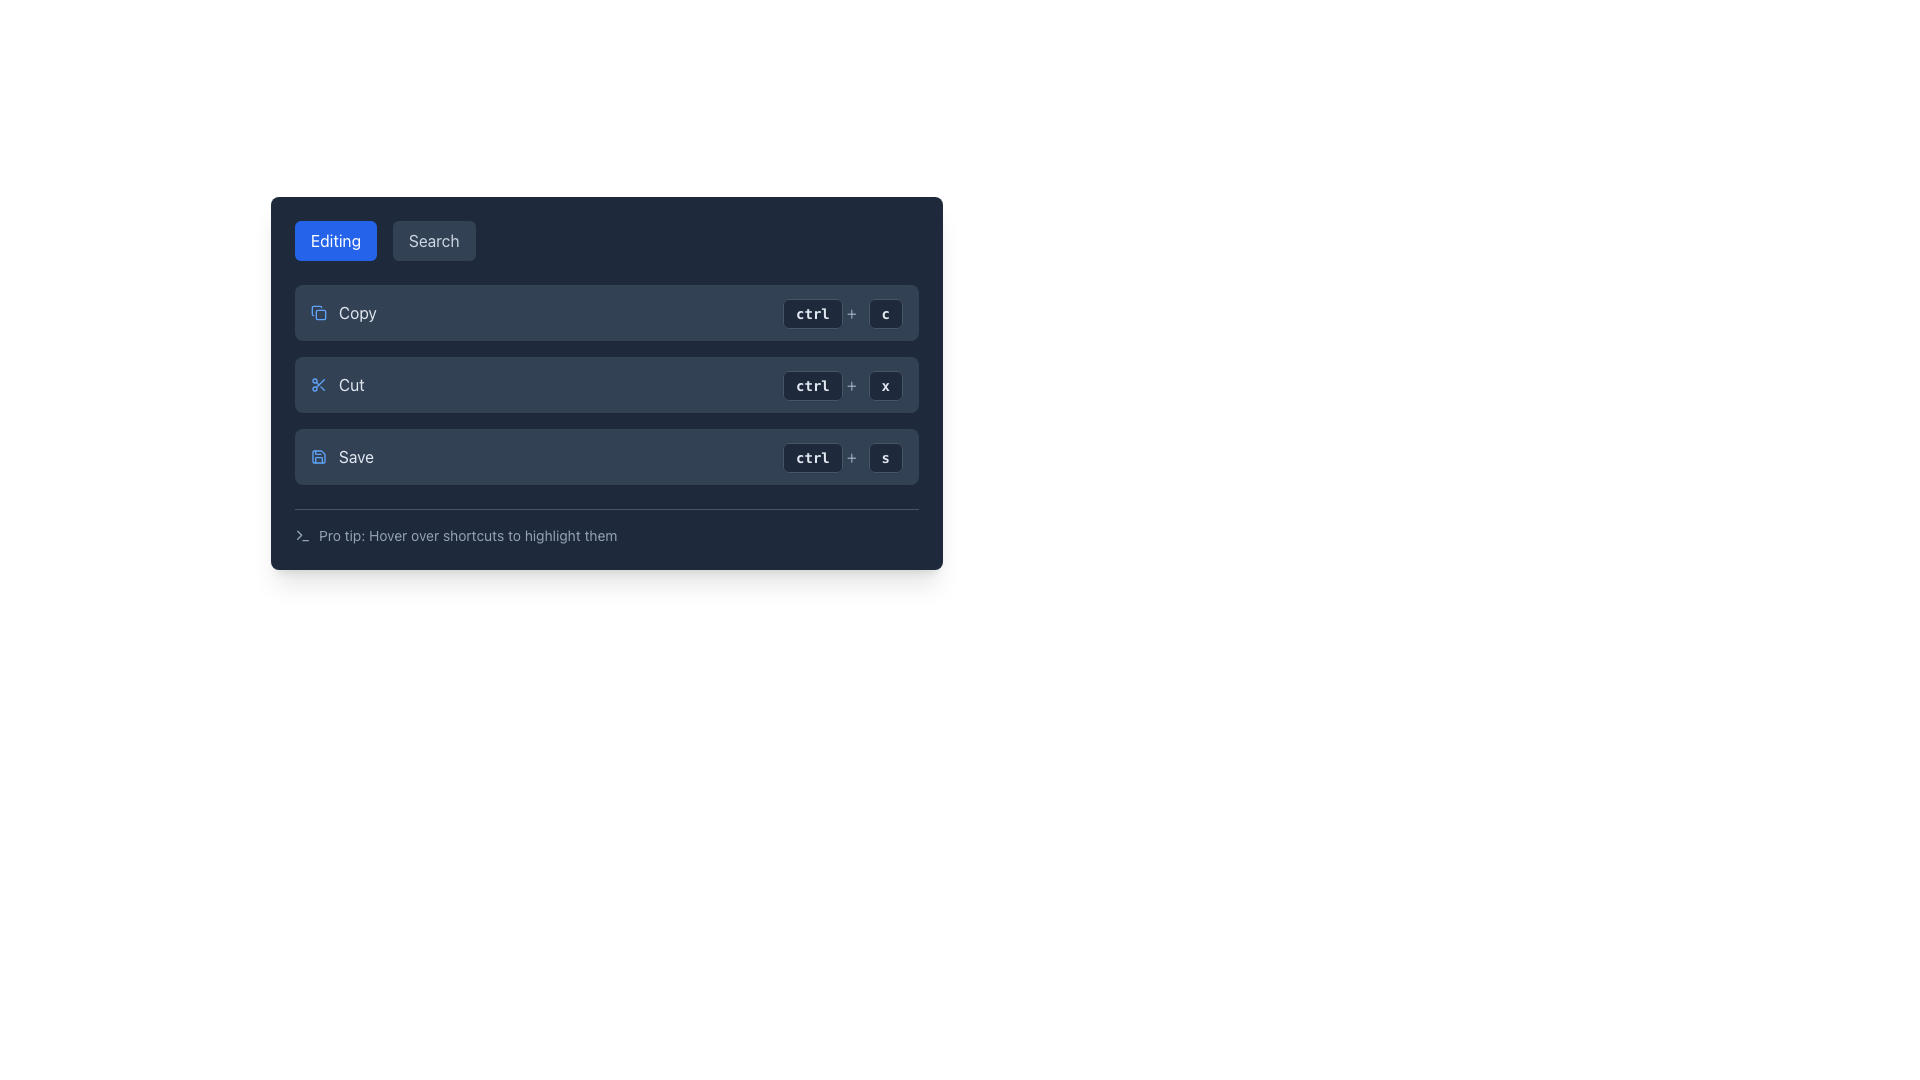 Image resolution: width=1920 pixels, height=1080 pixels. Describe the element at coordinates (317, 456) in the screenshot. I see `the graphical component of the 'Save' button located at the bottom right corner of the interface` at that location.